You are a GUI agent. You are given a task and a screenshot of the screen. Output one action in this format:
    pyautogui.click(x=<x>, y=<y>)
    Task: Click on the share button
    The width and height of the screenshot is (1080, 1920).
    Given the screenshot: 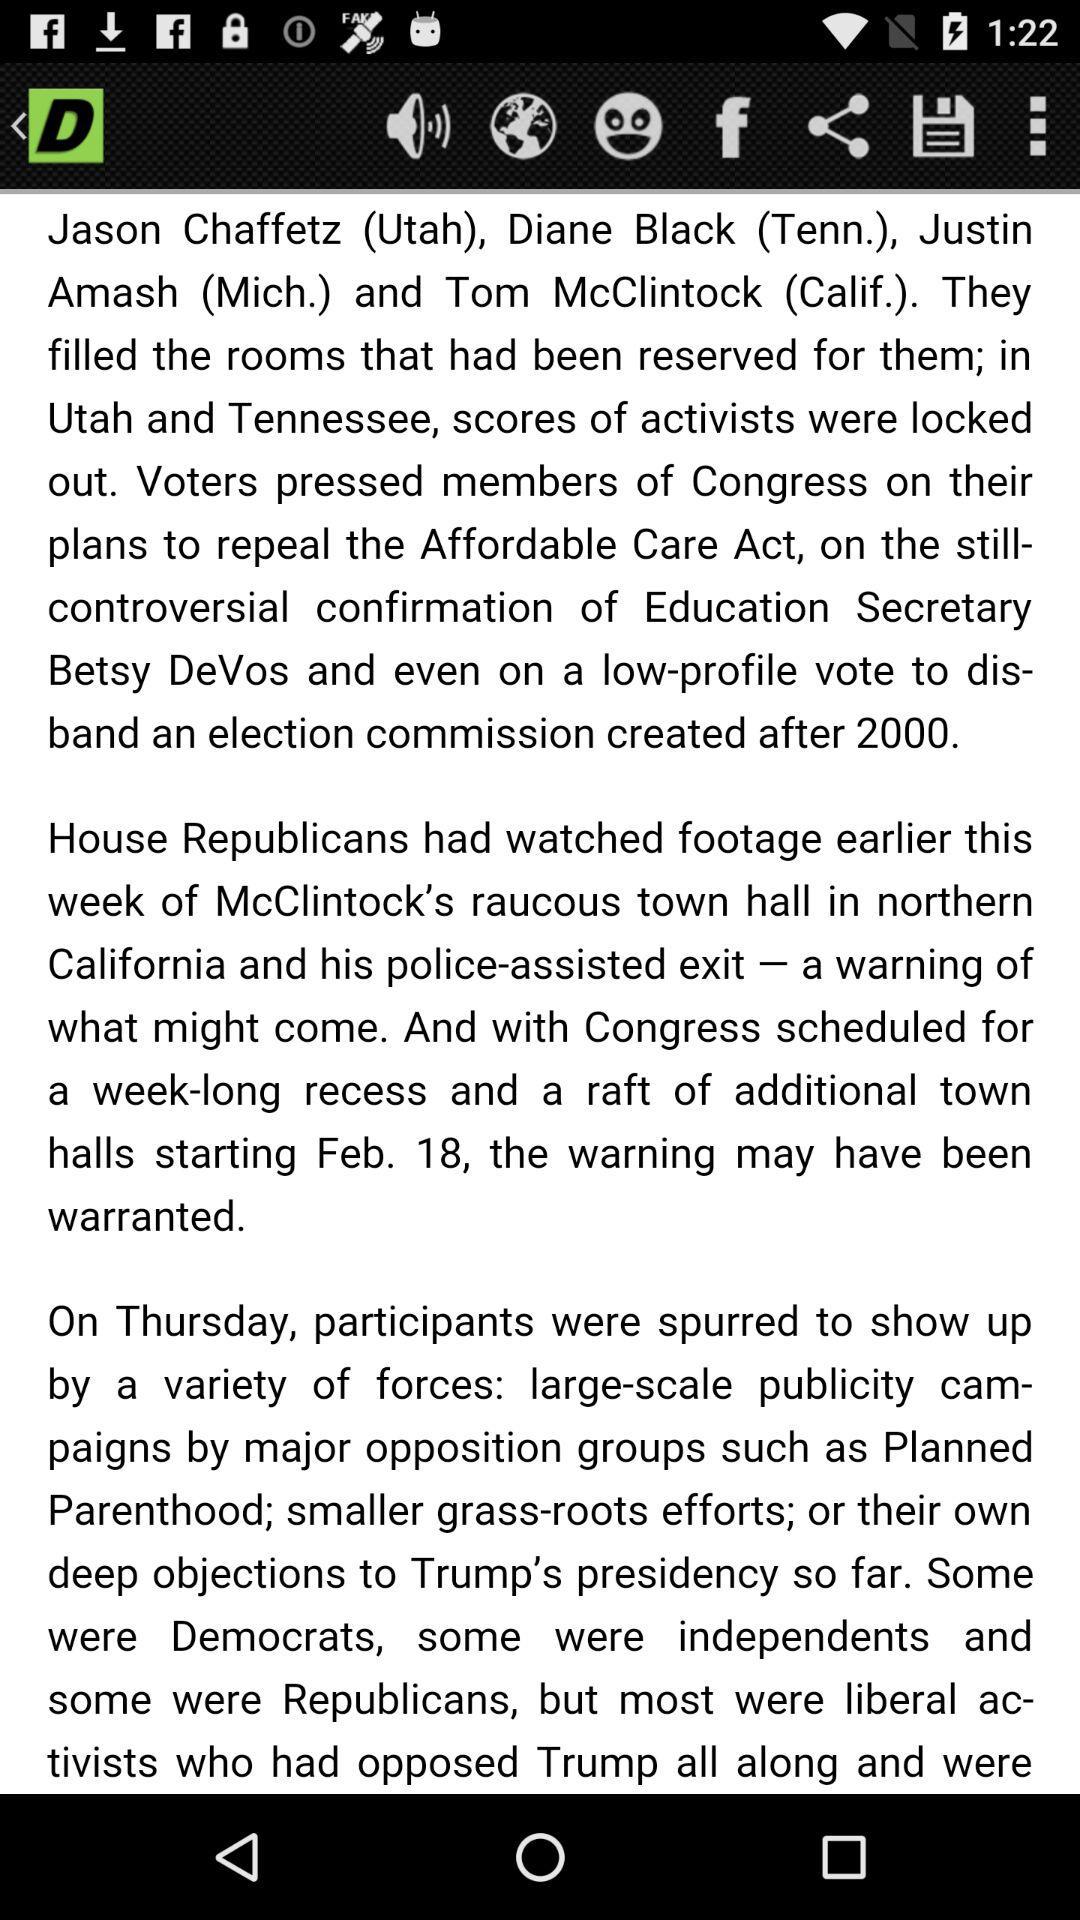 What is the action you would take?
    pyautogui.click(x=838, y=124)
    